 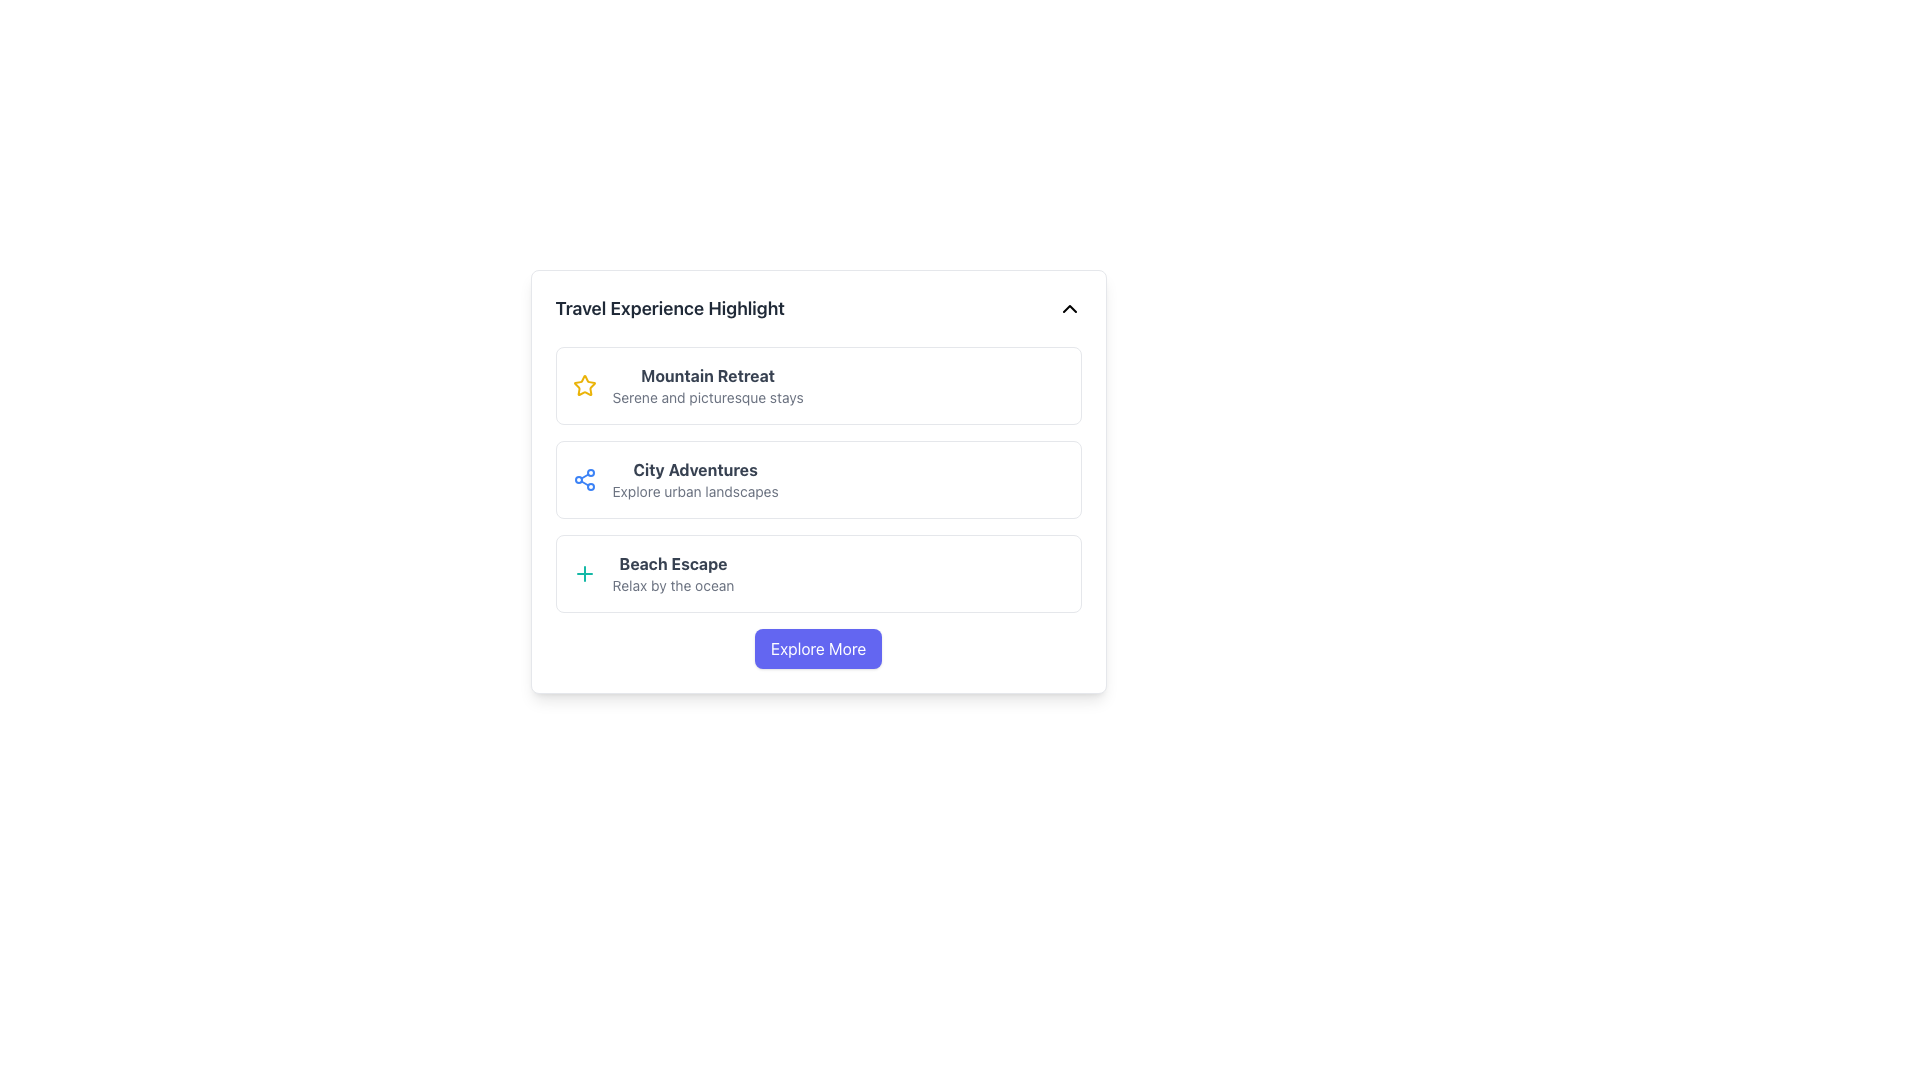 What do you see at coordinates (583, 385) in the screenshot?
I see `the stylized yellow star icon located near the text descriptions and titles in the section labeled 'Mountain Retreat.'` at bounding box center [583, 385].